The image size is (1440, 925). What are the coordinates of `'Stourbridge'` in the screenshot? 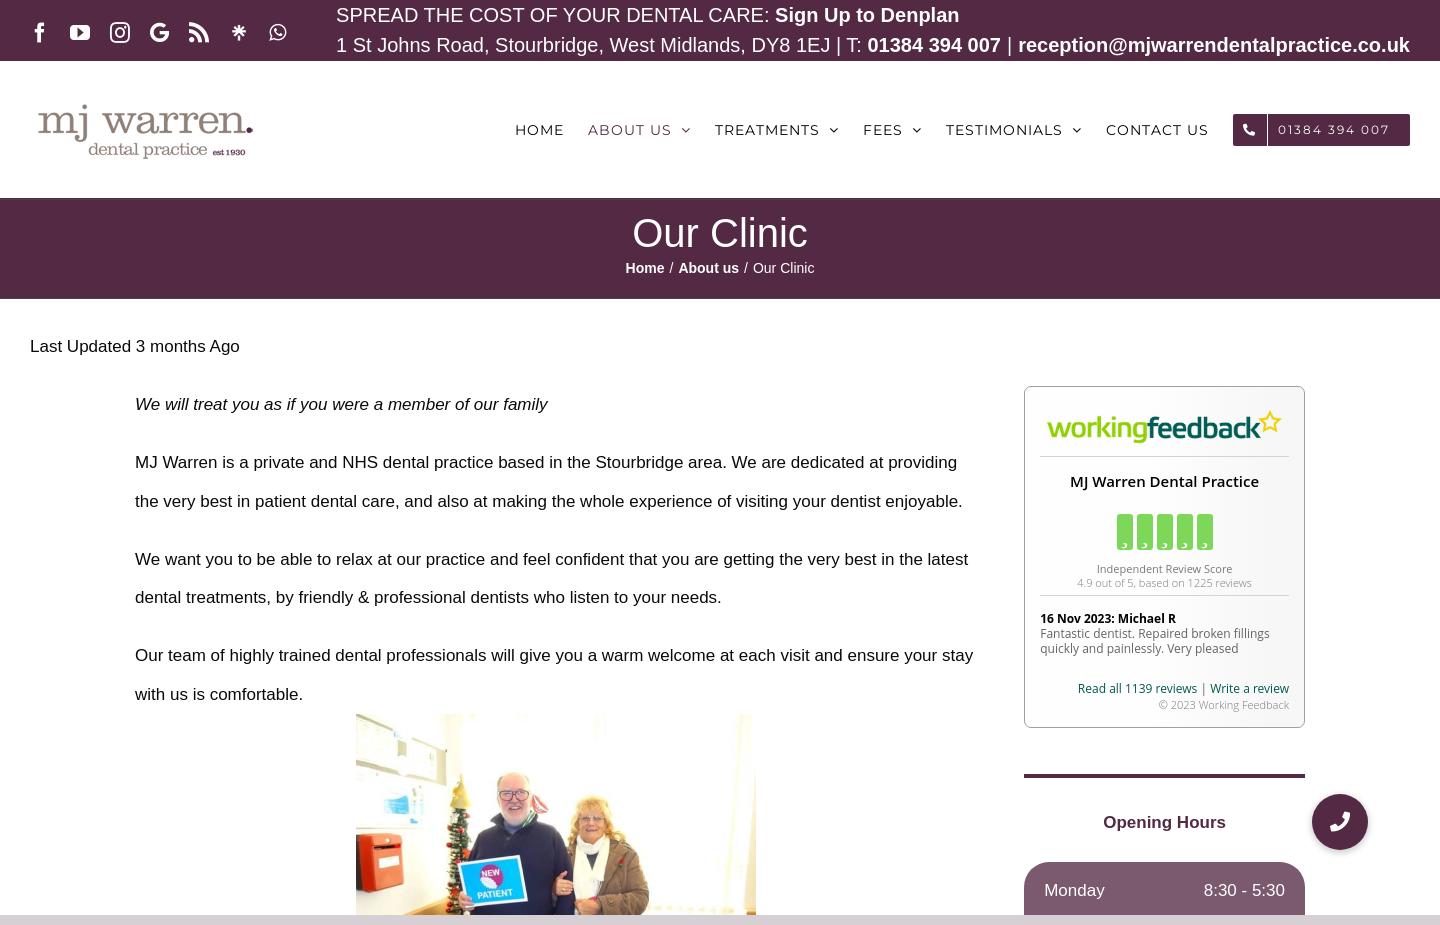 It's located at (637, 461).